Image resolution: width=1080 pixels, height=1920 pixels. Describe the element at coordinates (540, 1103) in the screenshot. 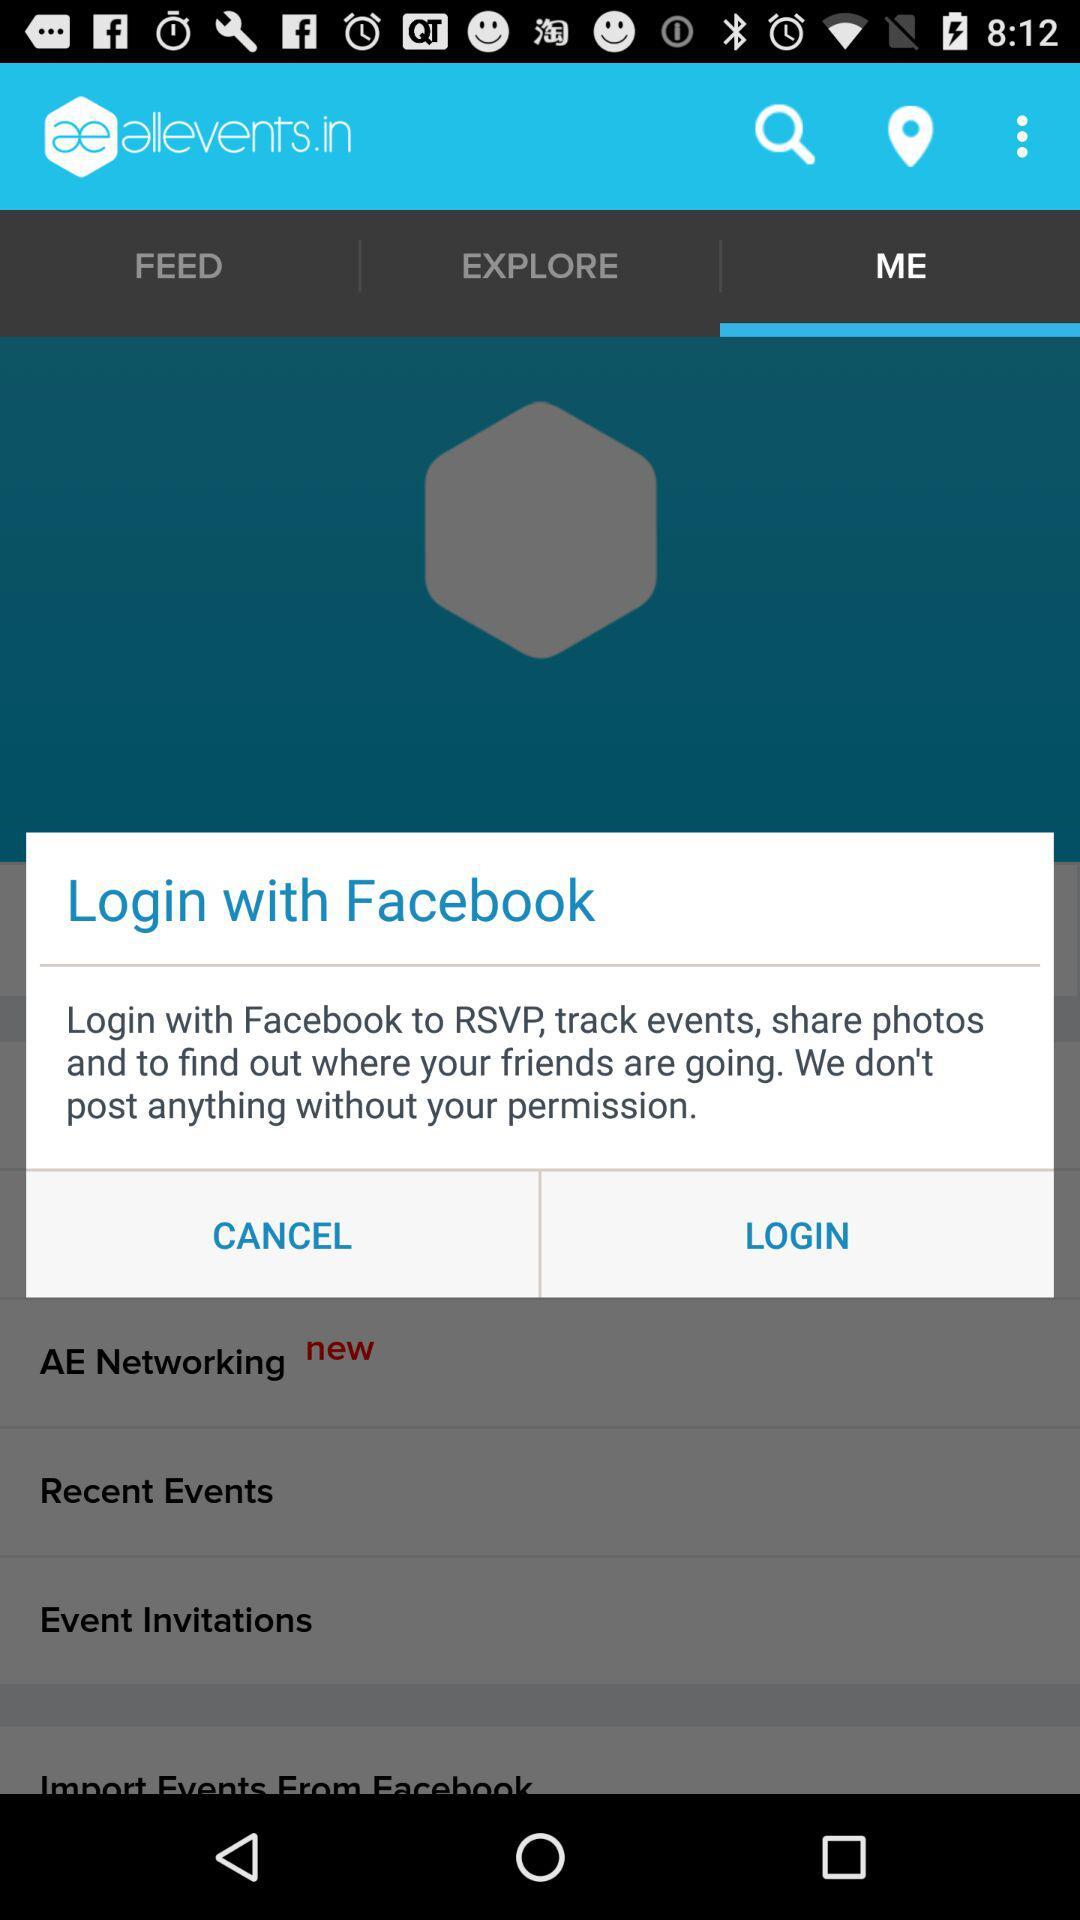

I see `the events i am item` at that location.